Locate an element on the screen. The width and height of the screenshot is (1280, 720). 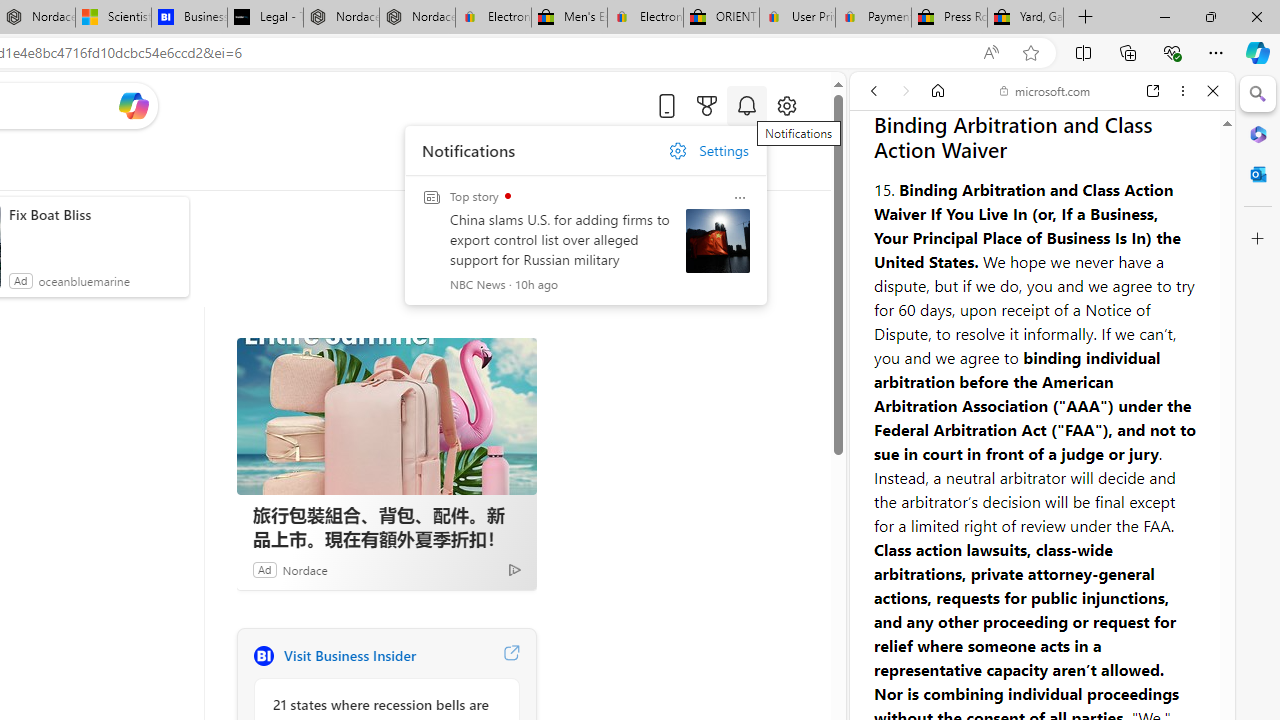
'Press Room - eBay Inc.' is located at coordinates (948, 17).